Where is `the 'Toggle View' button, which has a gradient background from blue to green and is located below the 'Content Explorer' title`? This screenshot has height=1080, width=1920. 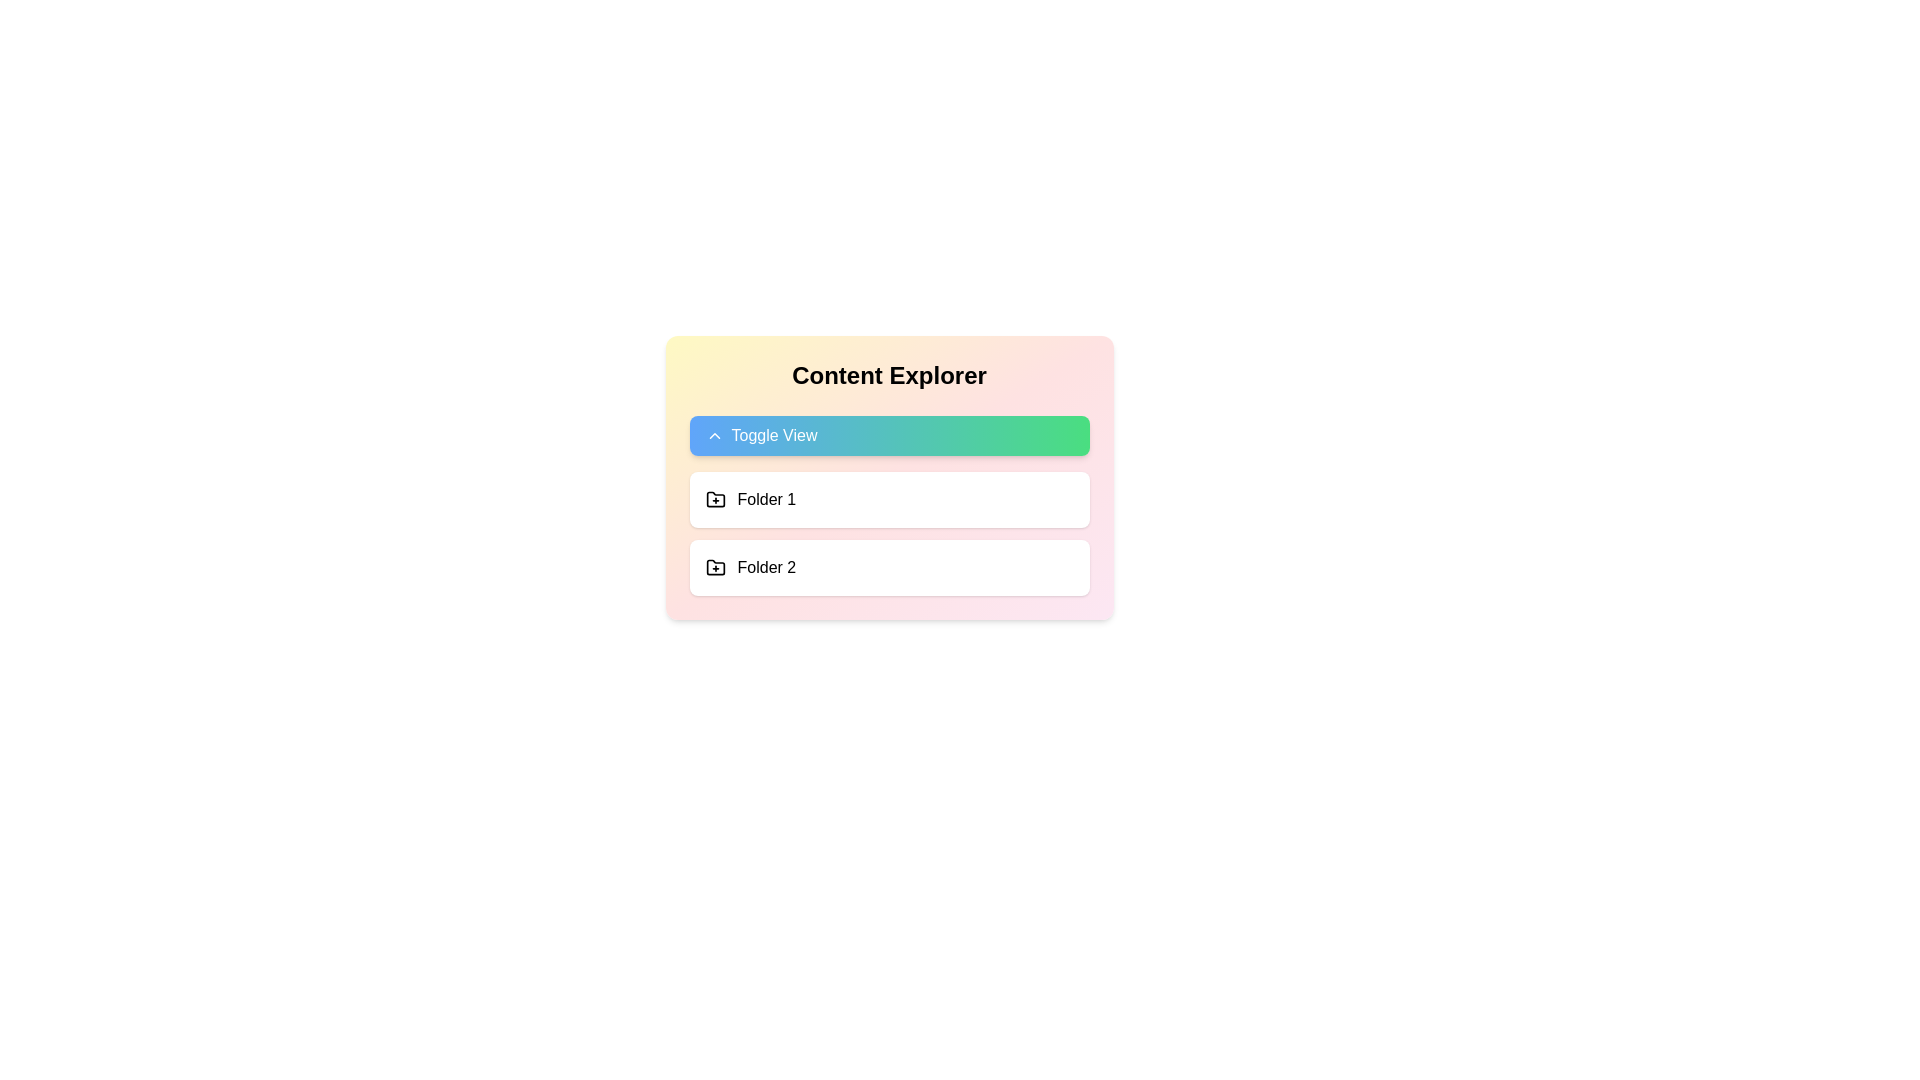 the 'Toggle View' button, which has a gradient background from blue to green and is located below the 'Content Explorer' title is located at coordinates (888, 434).